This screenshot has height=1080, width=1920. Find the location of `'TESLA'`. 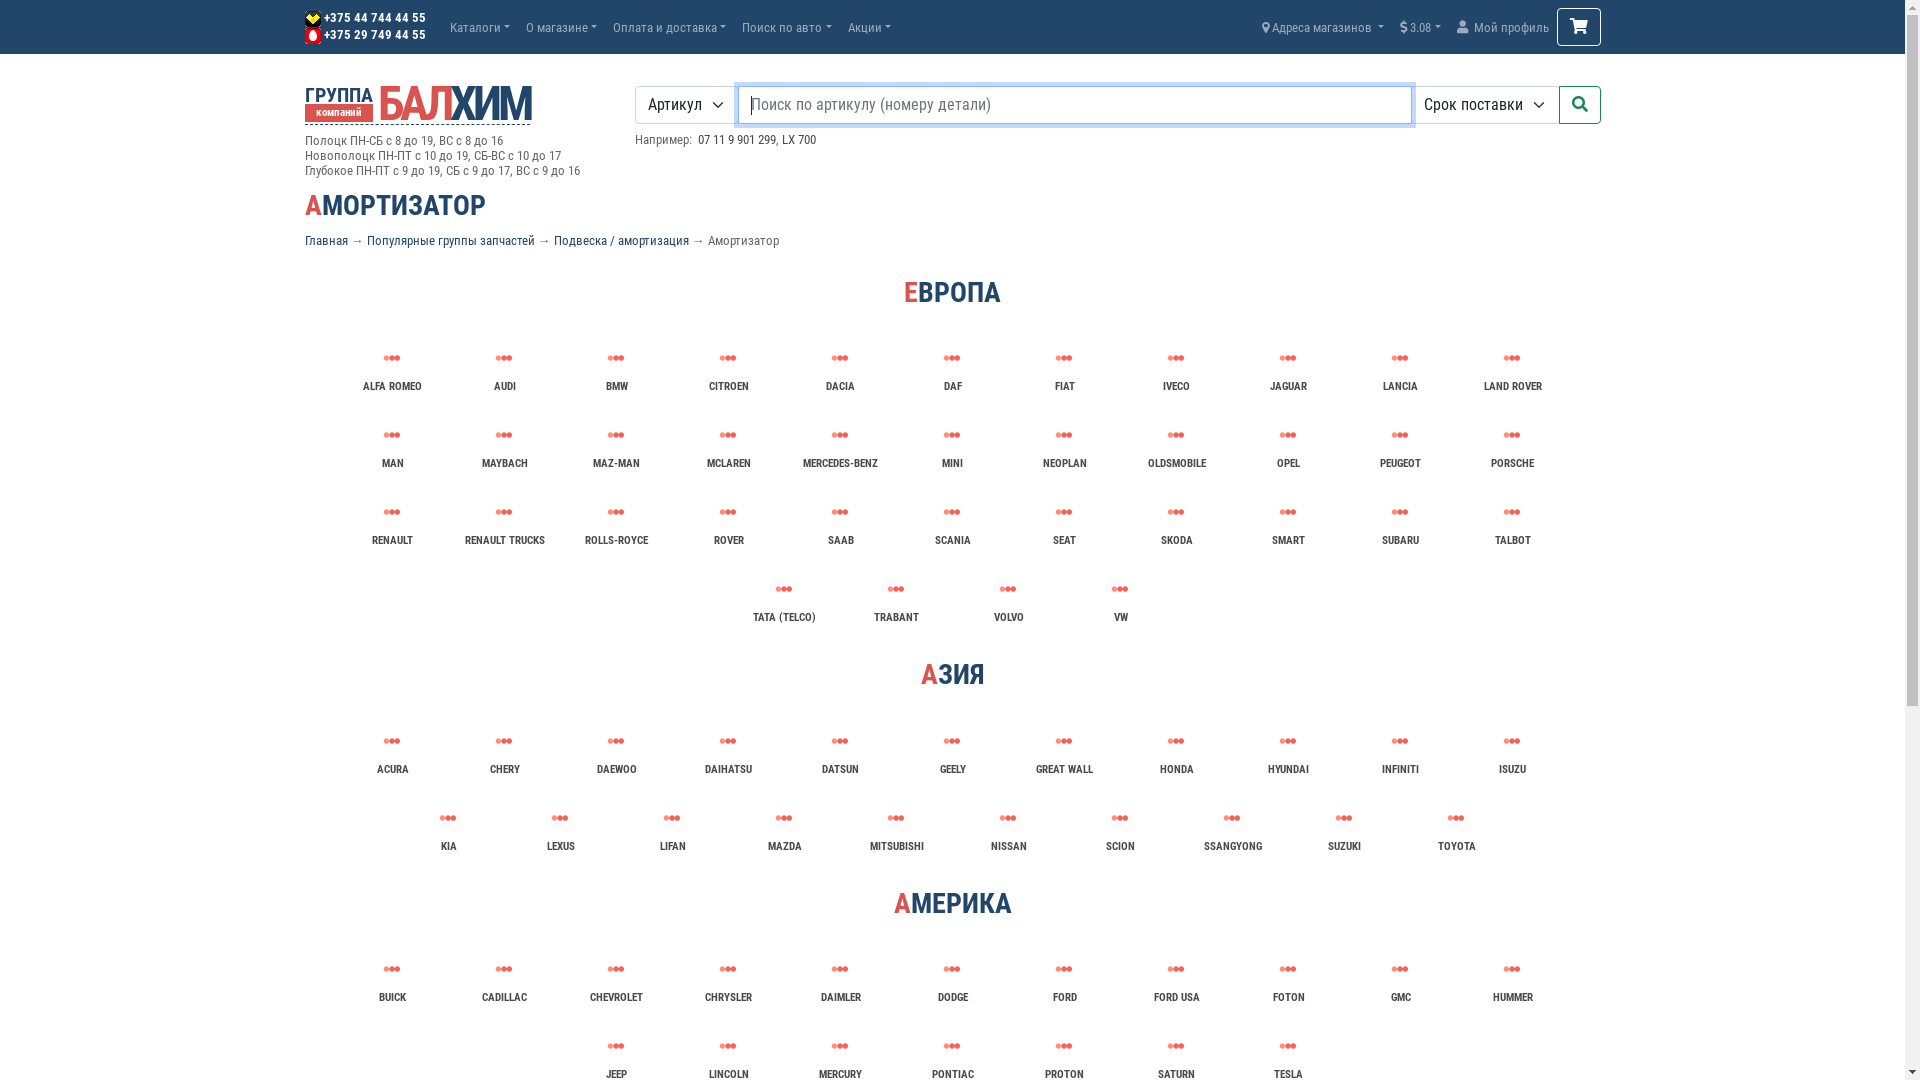

'TESLA' is located at coordinates (1287, 1044).